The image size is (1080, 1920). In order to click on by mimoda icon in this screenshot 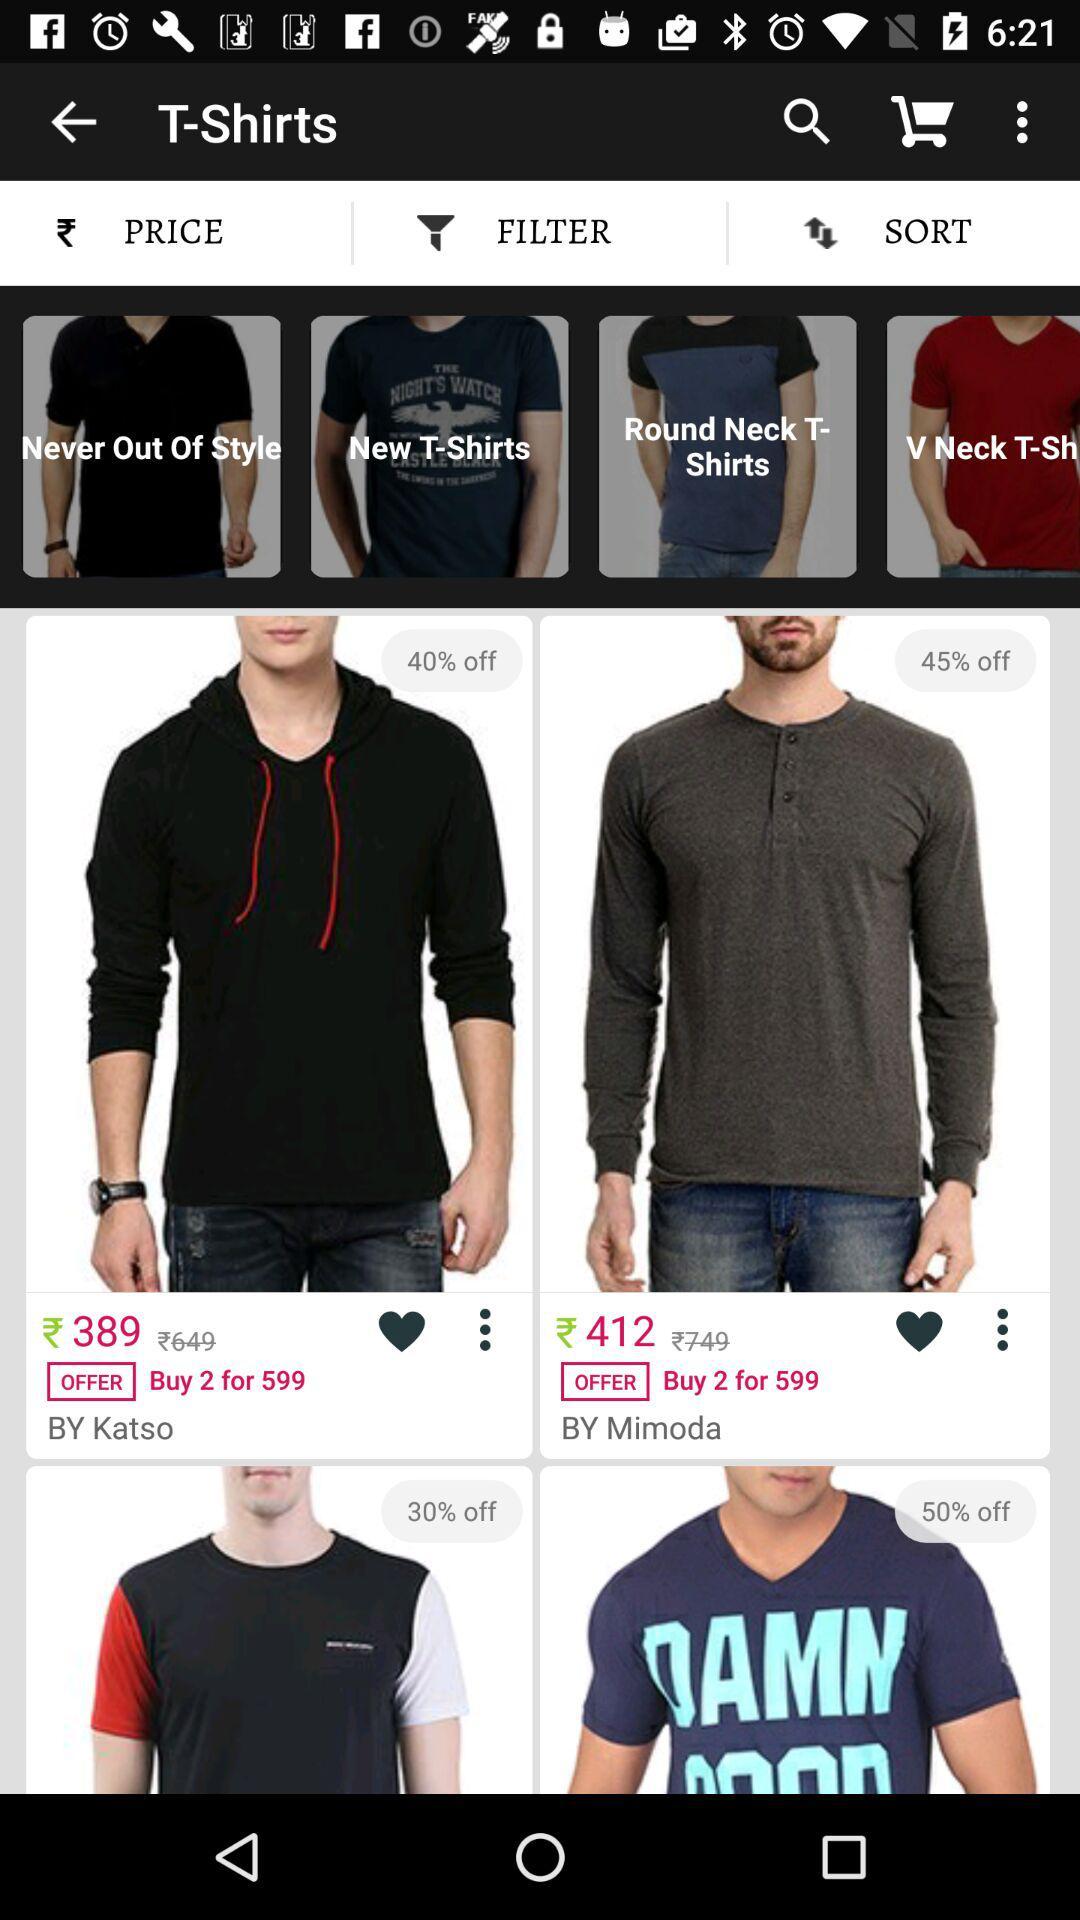, I will do `click(649, 1425)`.